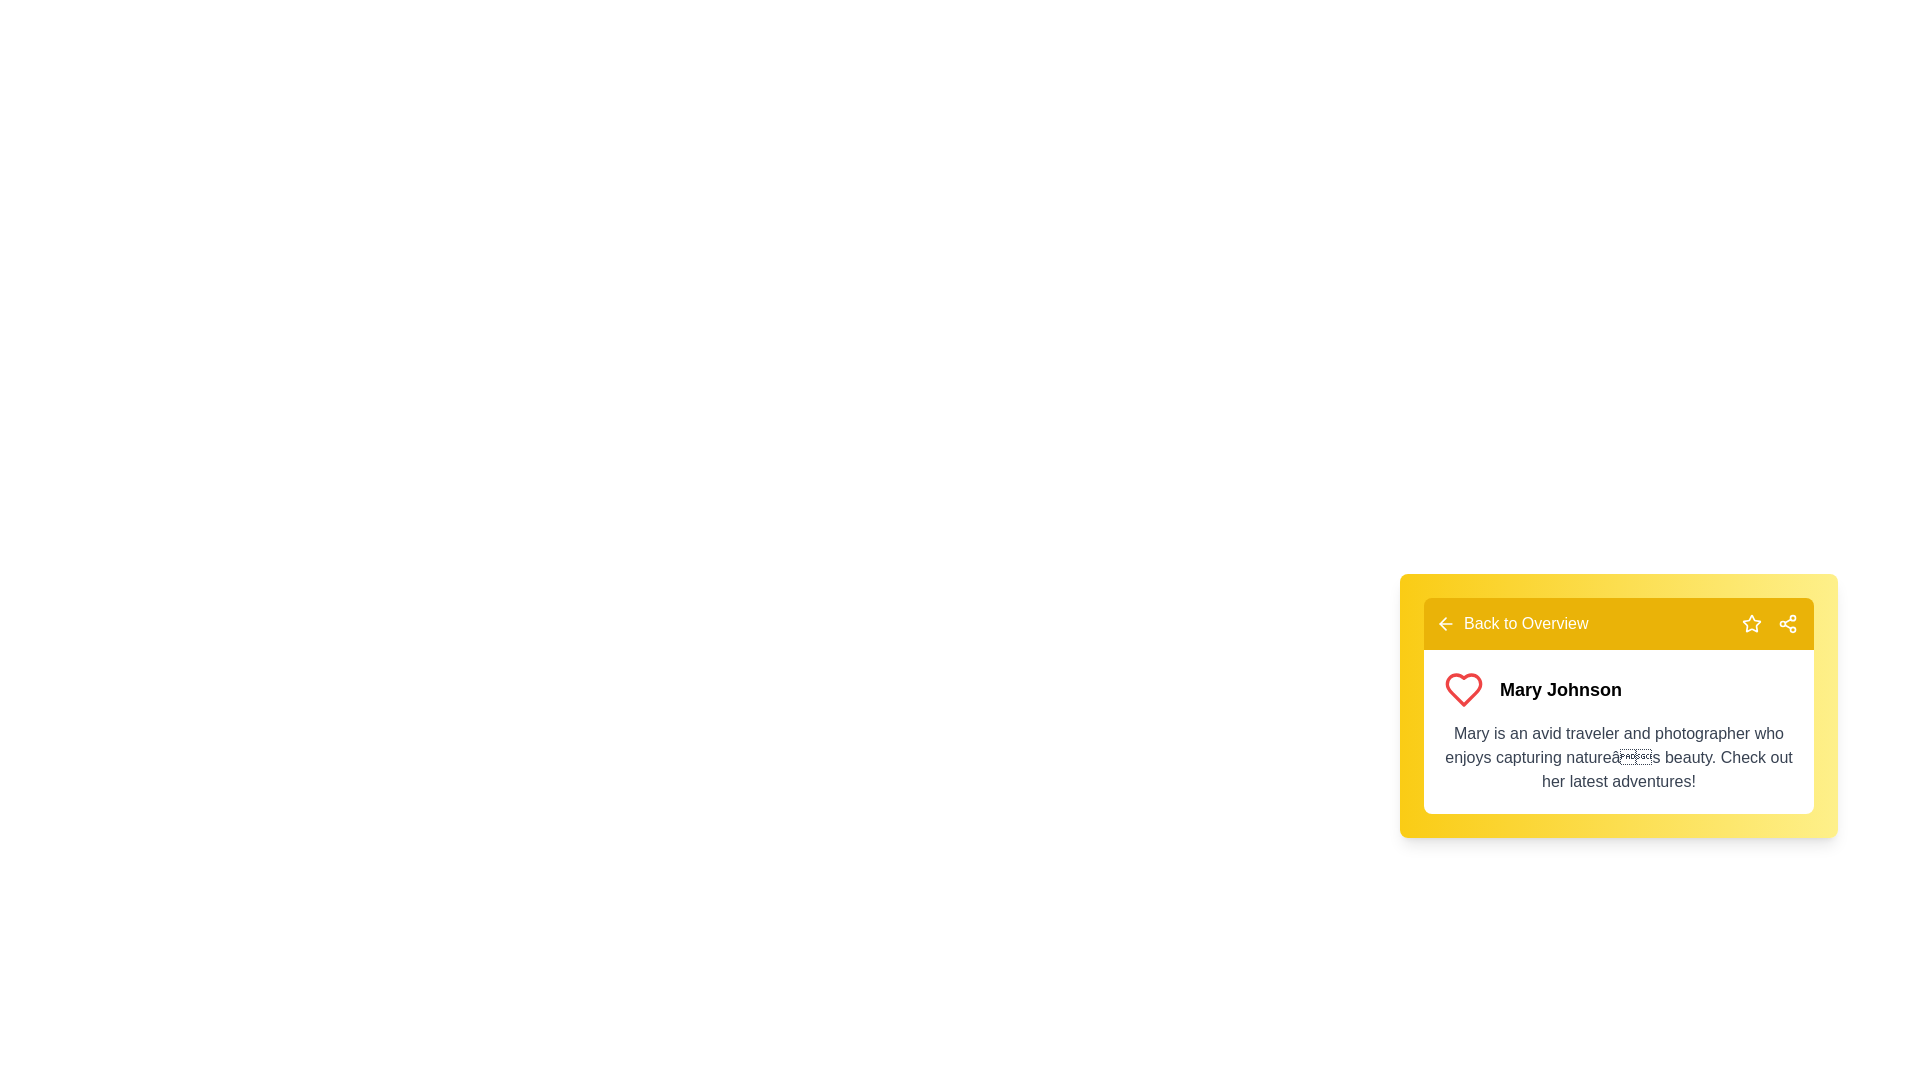  Describe the element at coordinates (1751, 623) in the screenshot. I see `the rightmost icon button in the top header bar of the card component to mark the item as a favorite` at that location.